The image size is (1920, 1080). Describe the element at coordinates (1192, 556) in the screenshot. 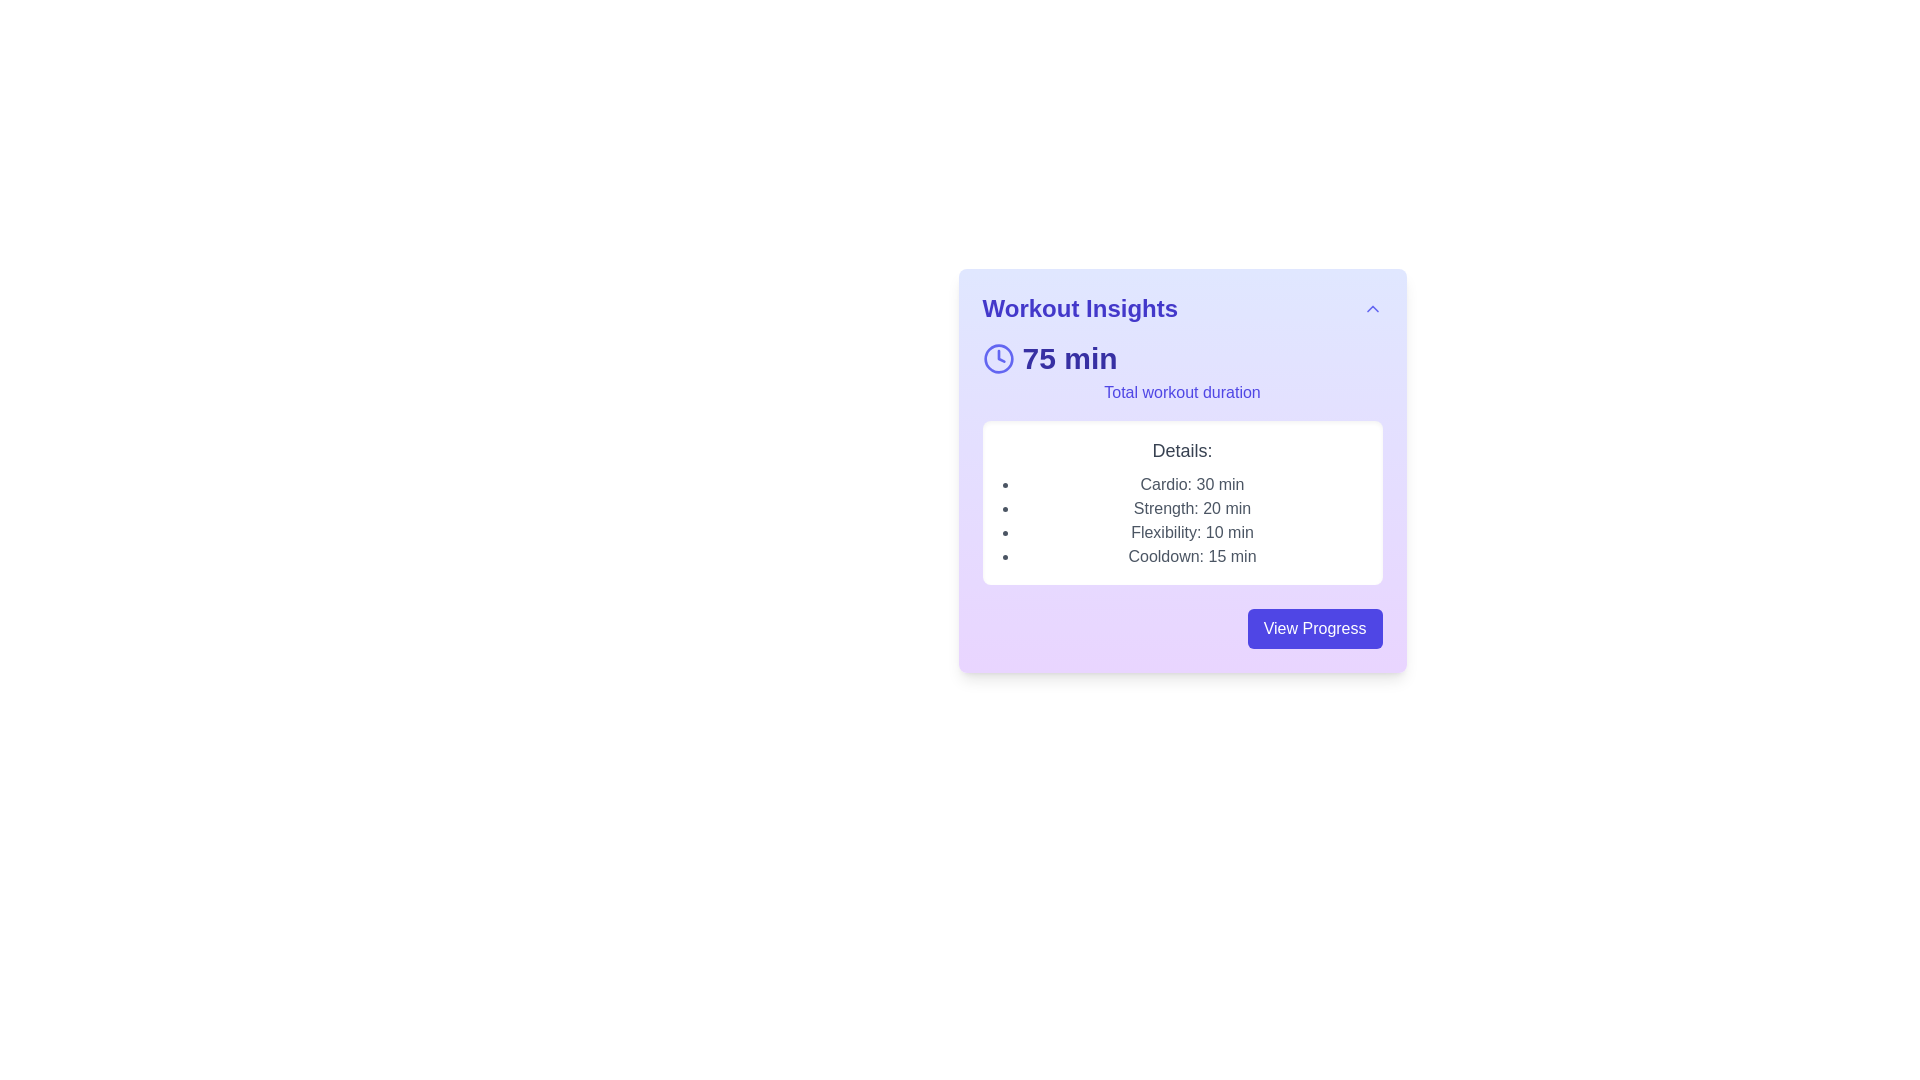

I see `text label that indicates the workout segment's type and duration, located at the bottom of the 'Details:' section in the 'Workout Insights' card` at that location.